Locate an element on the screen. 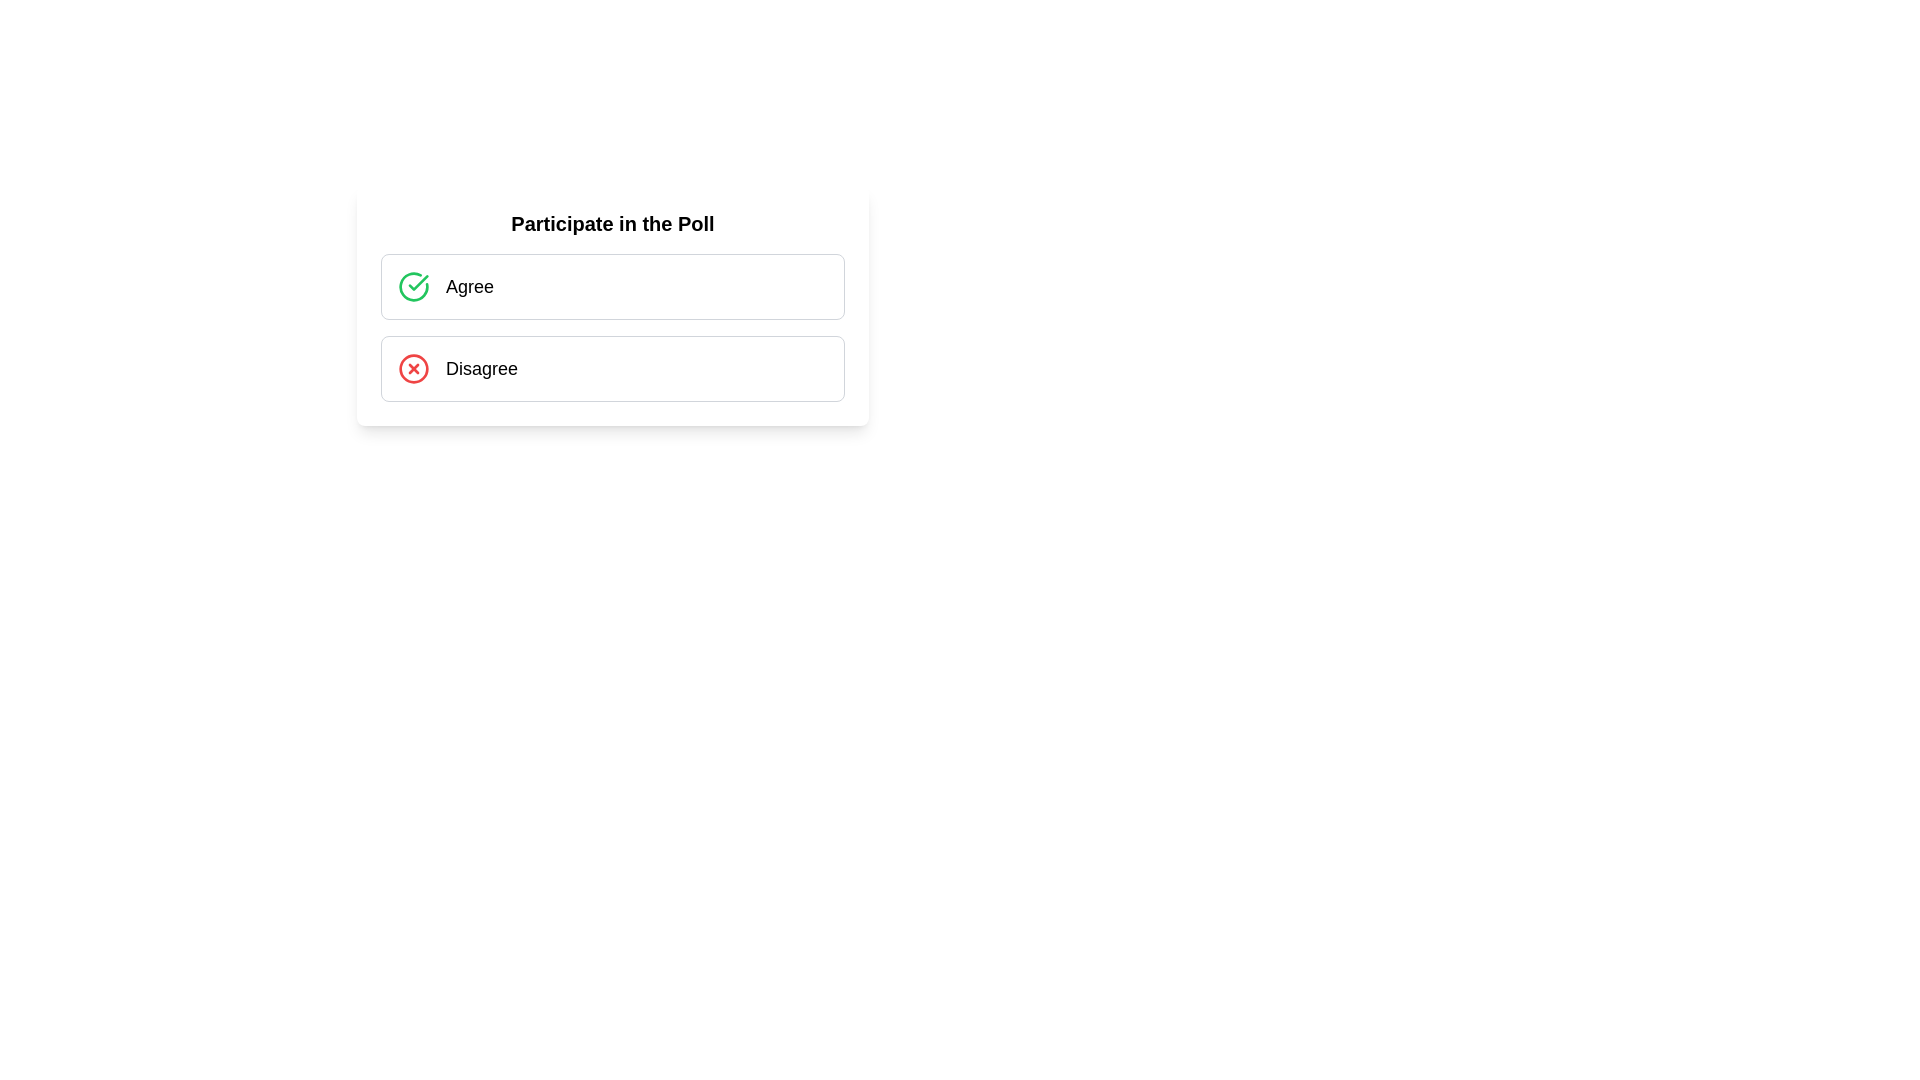 Image resolution: width=1920 pixels, height=1080 pixels. the interactive poll card titled 'Participate in the Poll' to interact with the poll options is located at coordinates (612, 305).